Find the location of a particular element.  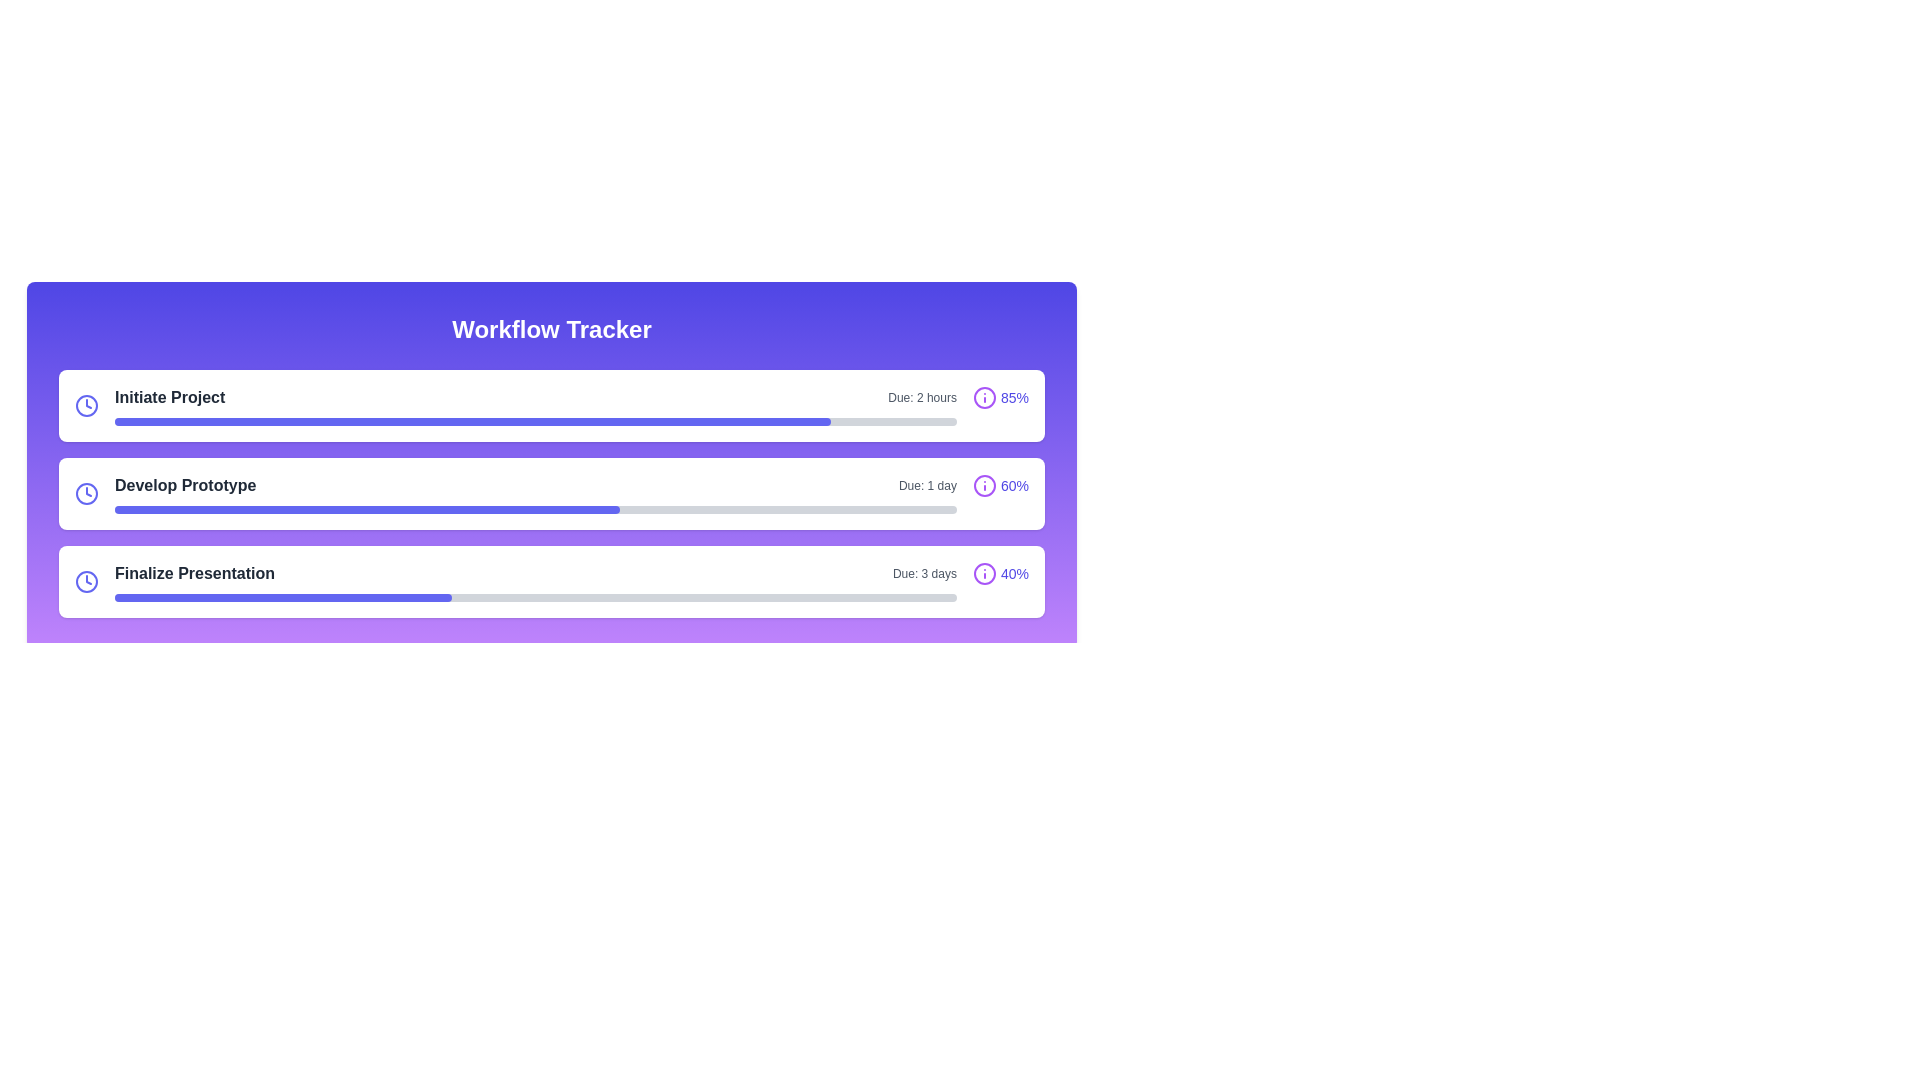

the information icon next to the '60%' progress label within the footer section of the 'Develop Prototype' task card is located at coordinates (1000, 486).